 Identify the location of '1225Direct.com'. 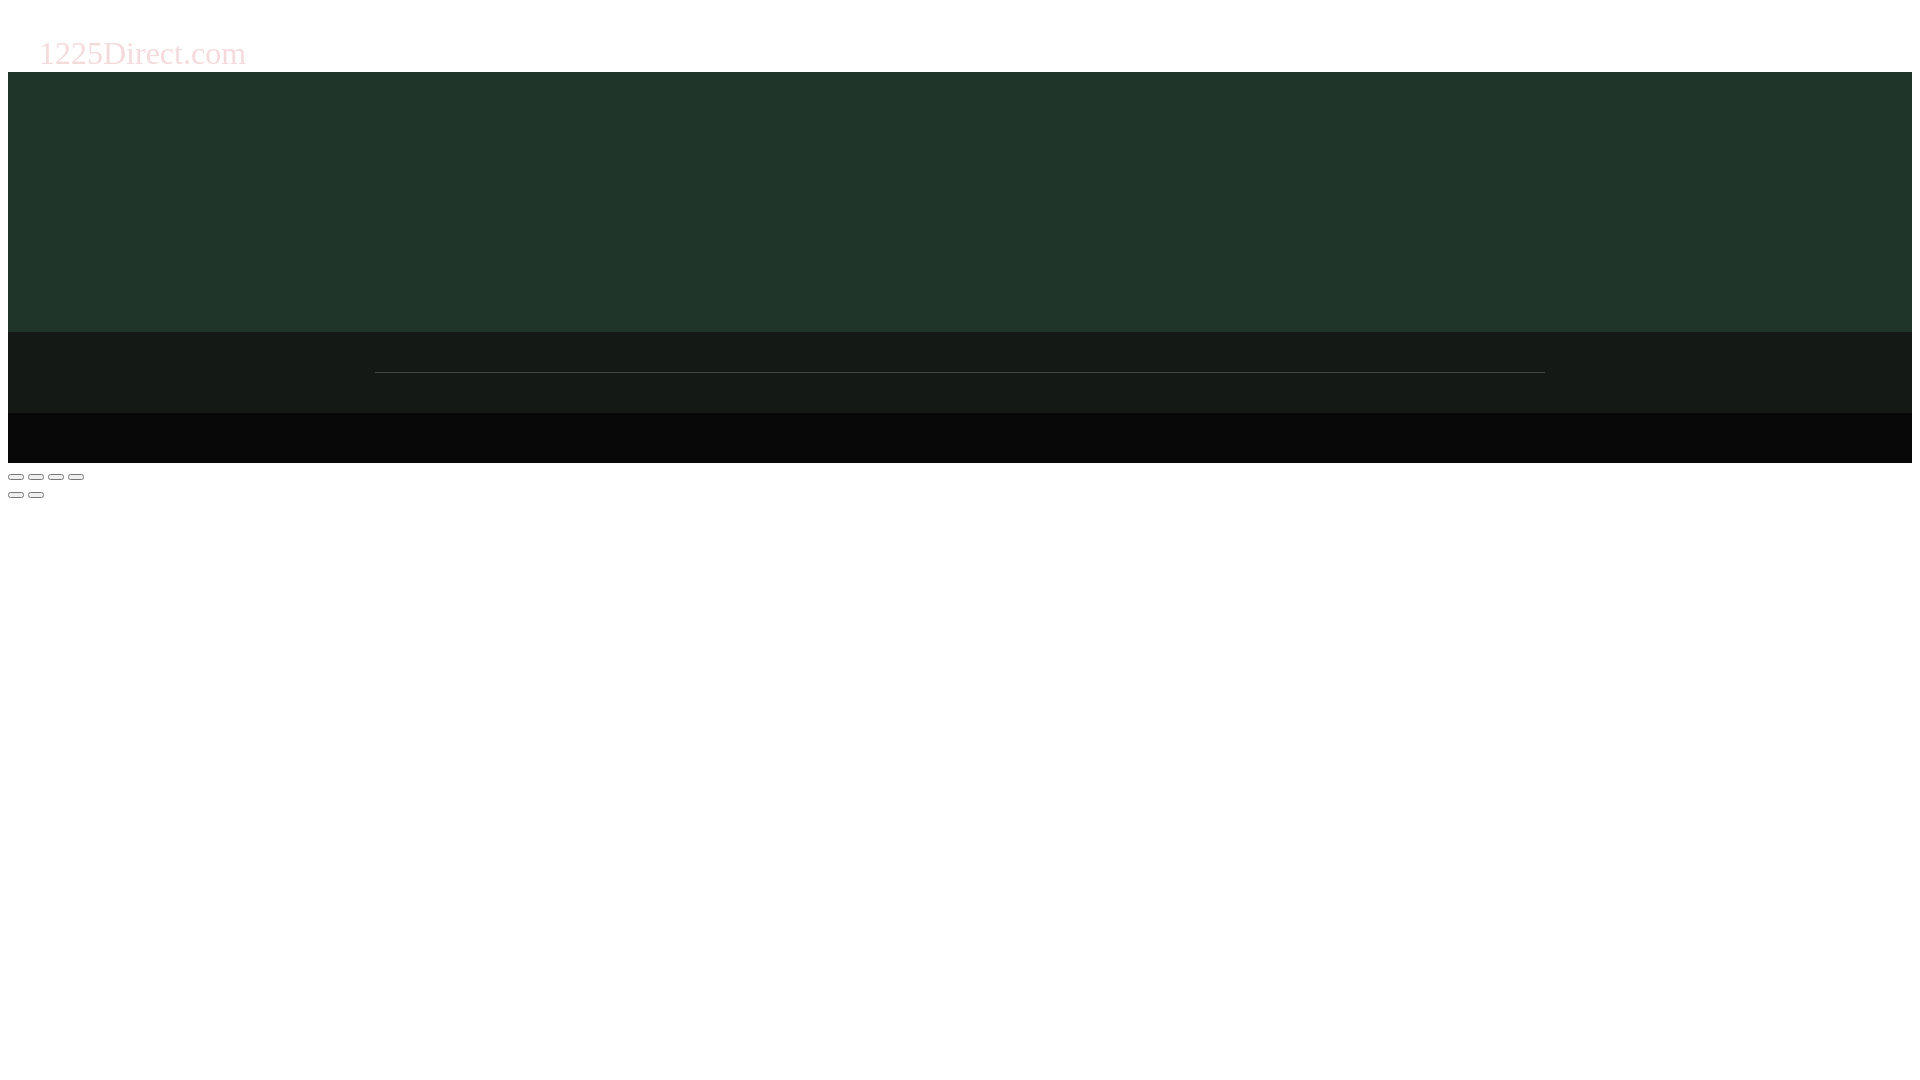
(38, 51).